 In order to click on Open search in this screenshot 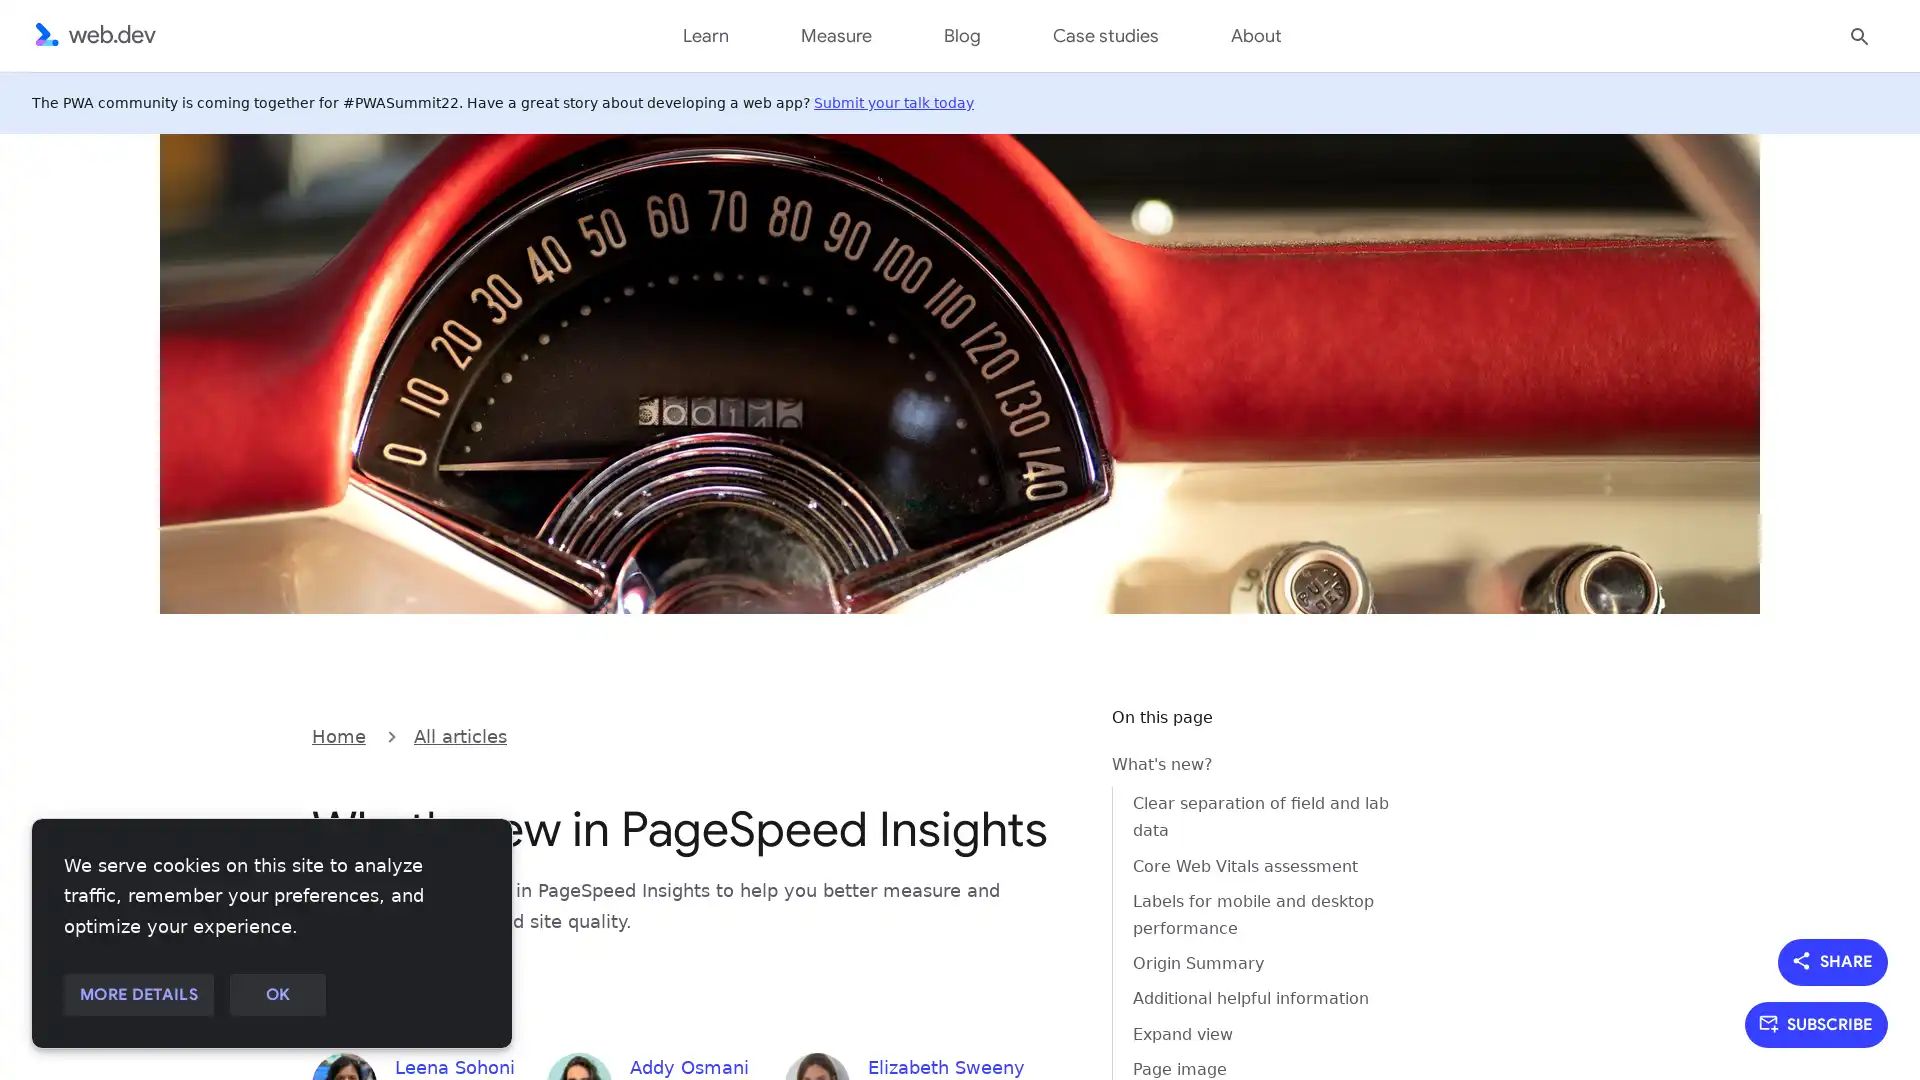, I will do `click(1859, 34)`.